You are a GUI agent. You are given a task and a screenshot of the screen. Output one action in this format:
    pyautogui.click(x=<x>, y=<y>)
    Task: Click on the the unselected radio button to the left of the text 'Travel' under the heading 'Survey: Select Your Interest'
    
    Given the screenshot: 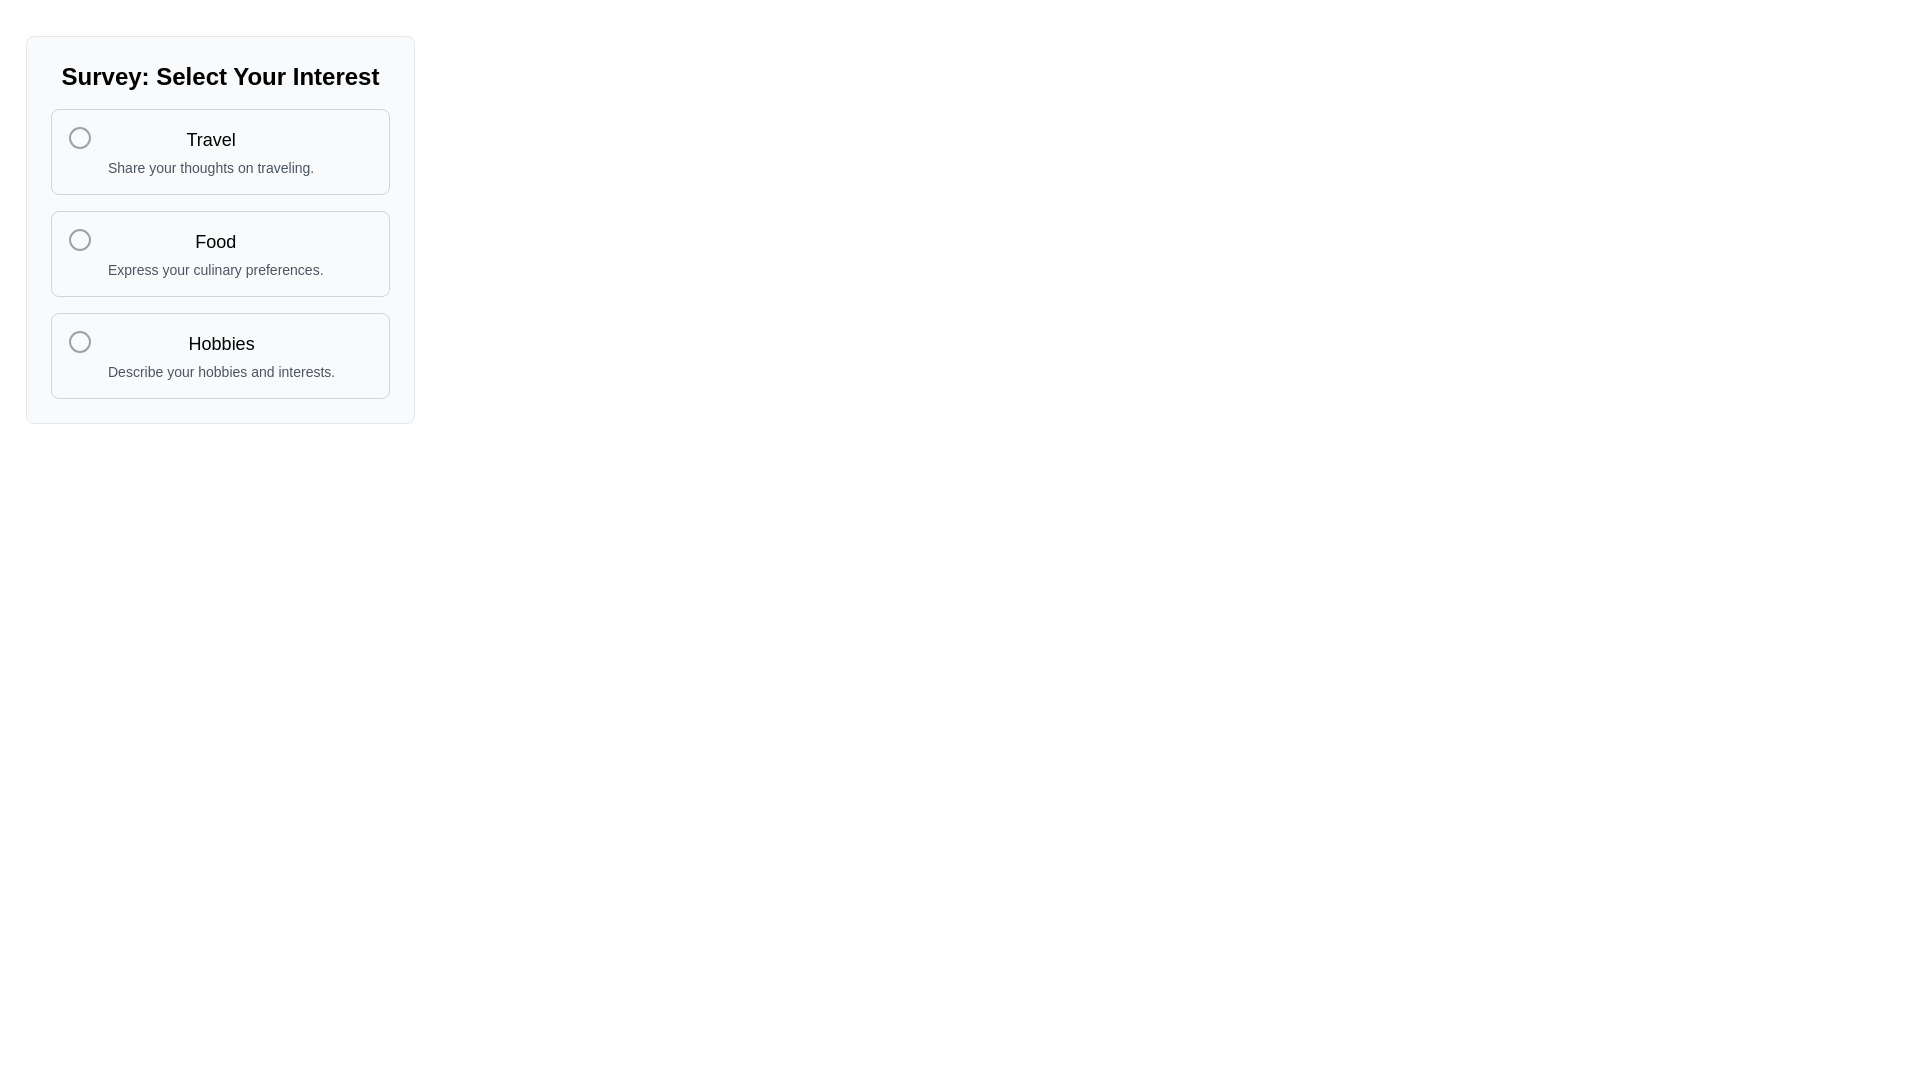 What is the action you would take?
    pyautogui.click(x=80, y=137)
    